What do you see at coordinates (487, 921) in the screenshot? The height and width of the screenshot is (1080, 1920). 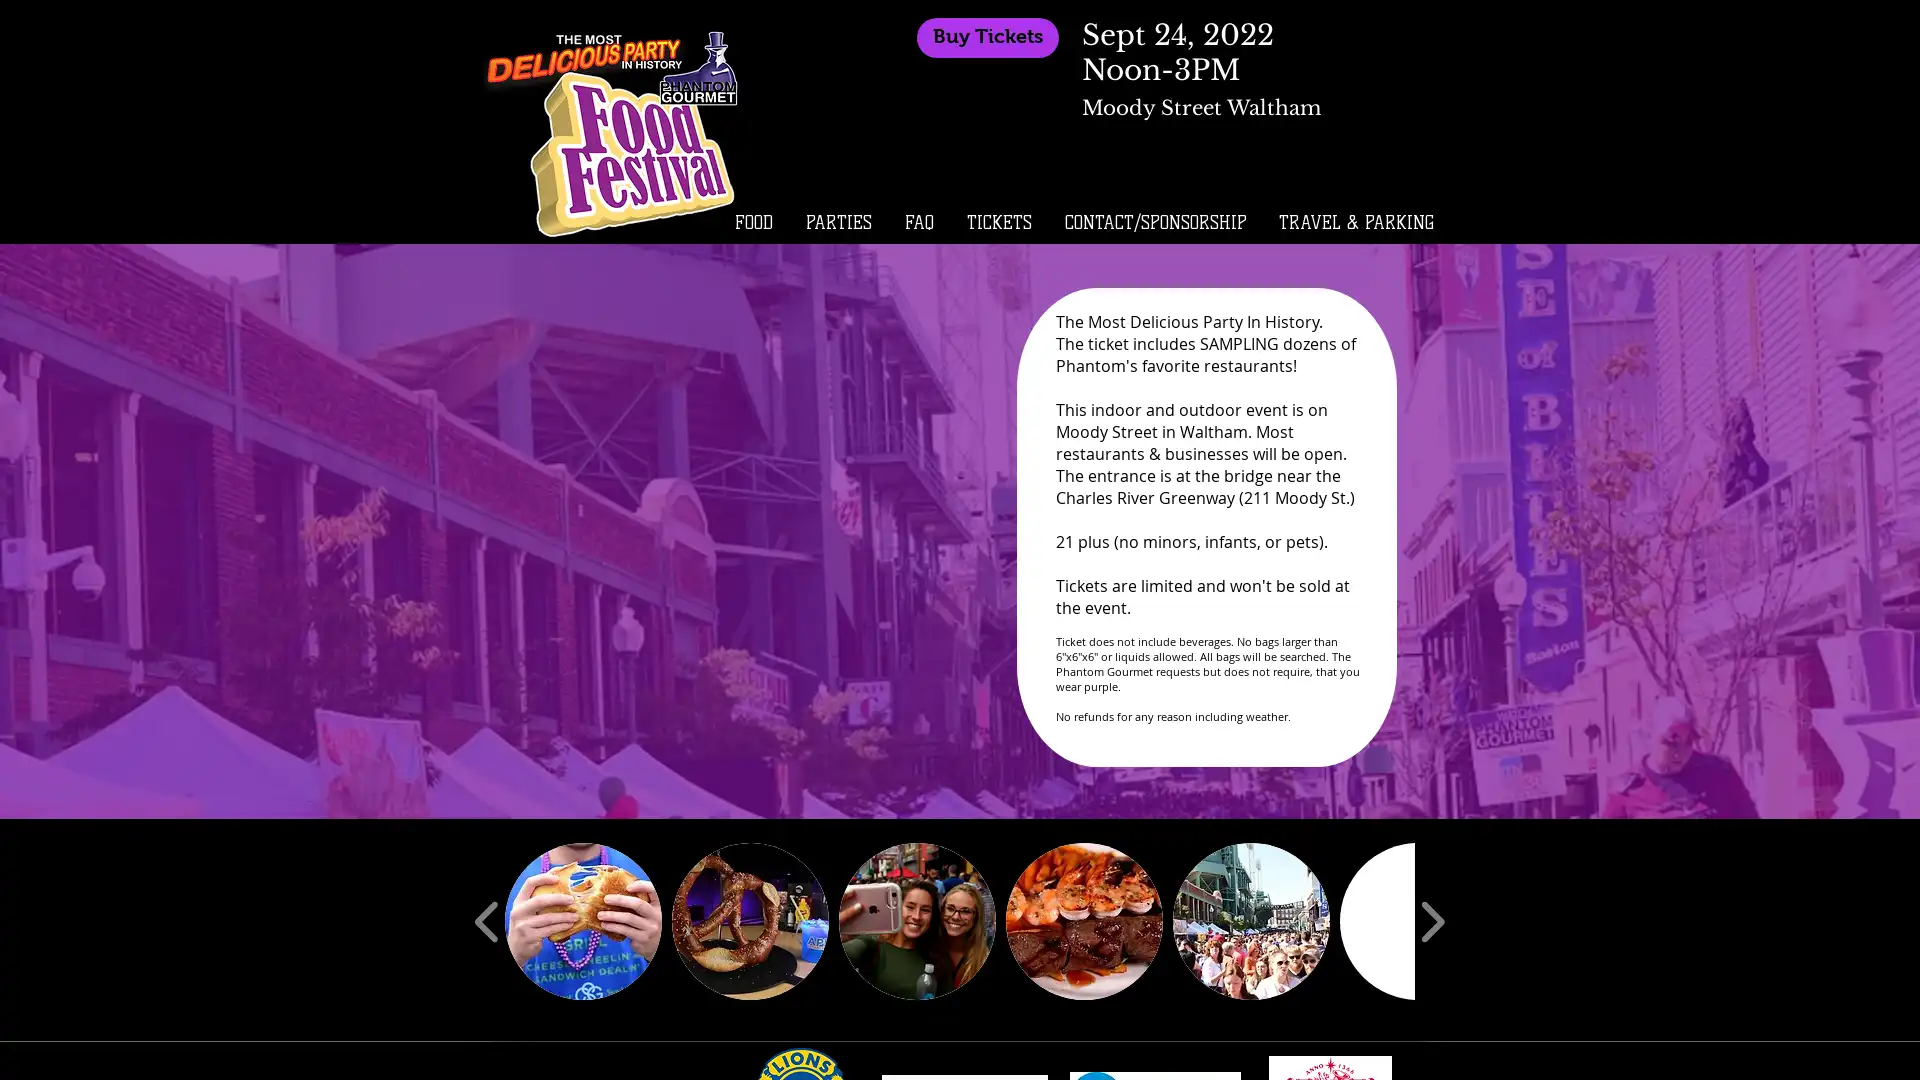 I see `play backward` at bounding box center [487, 921].